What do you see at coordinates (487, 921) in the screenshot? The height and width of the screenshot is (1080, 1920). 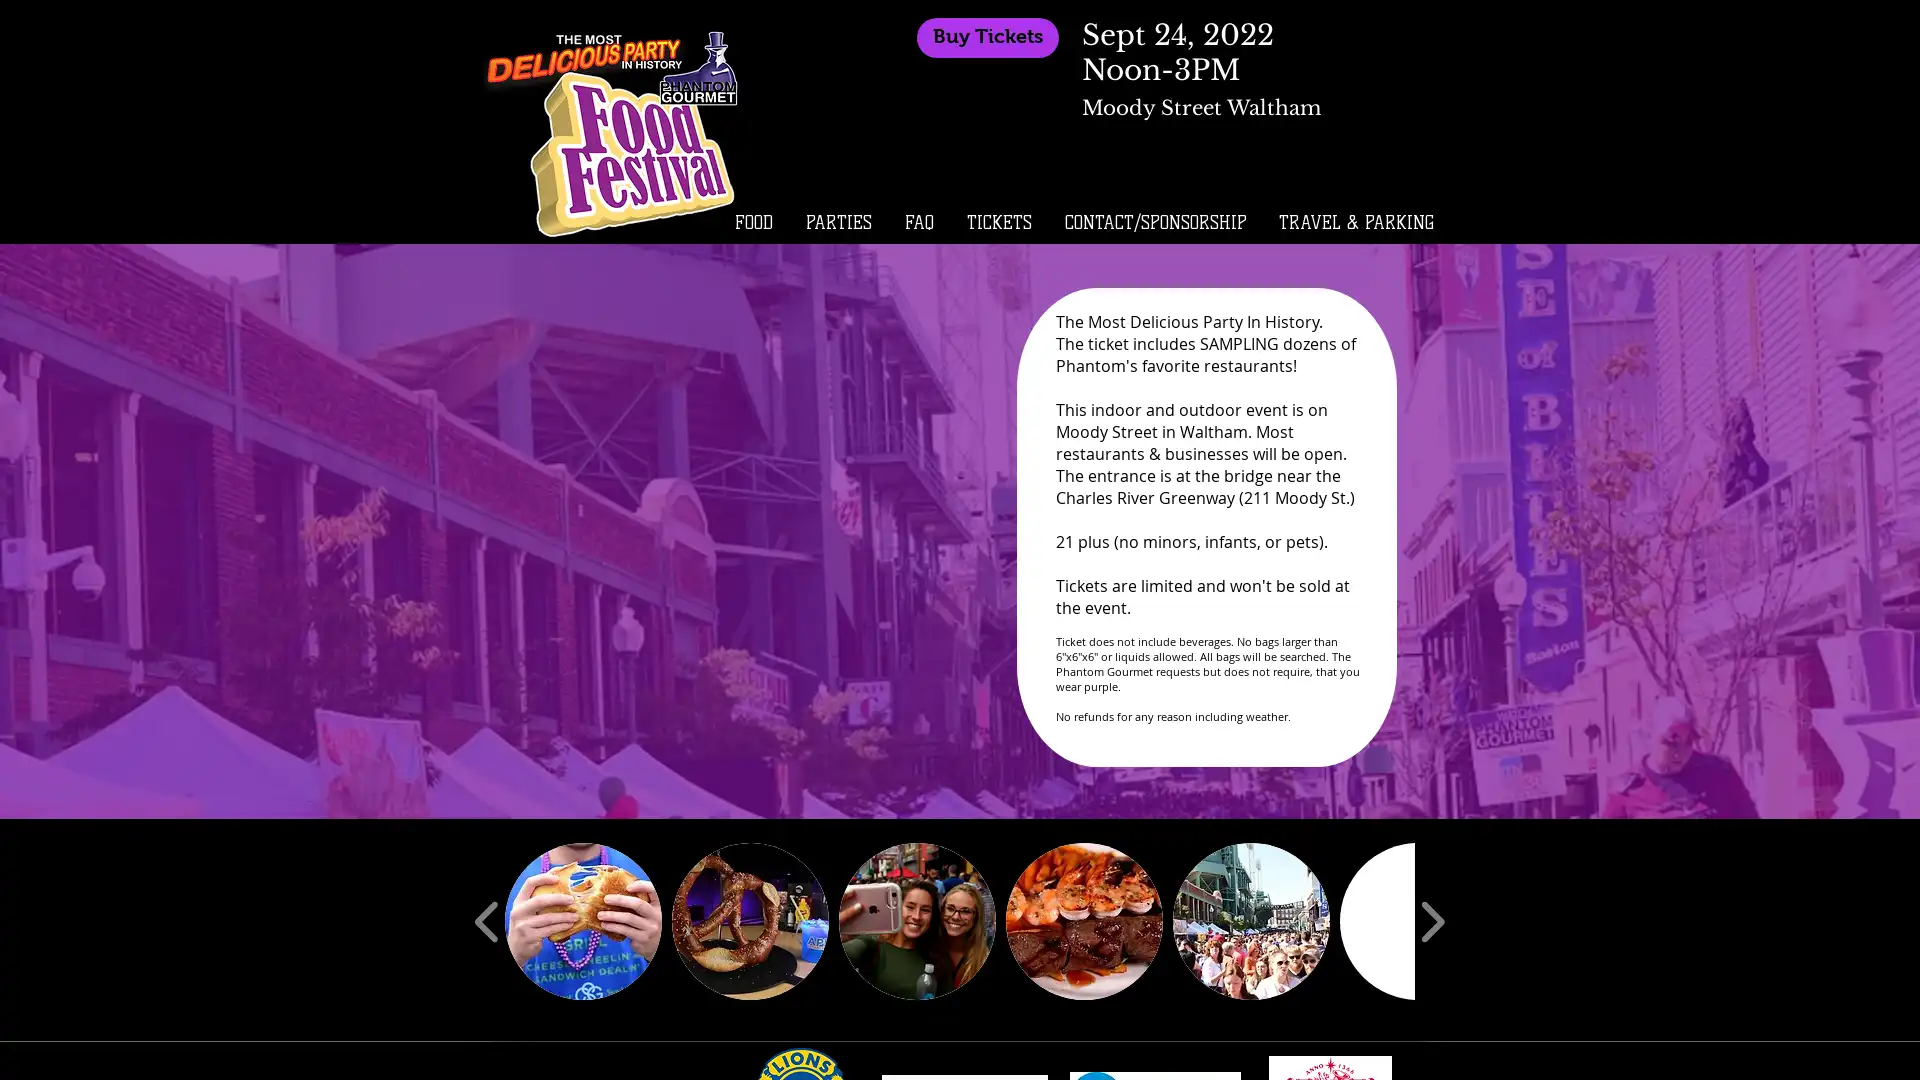 I see `play backward` at bounding box center [487, 921].